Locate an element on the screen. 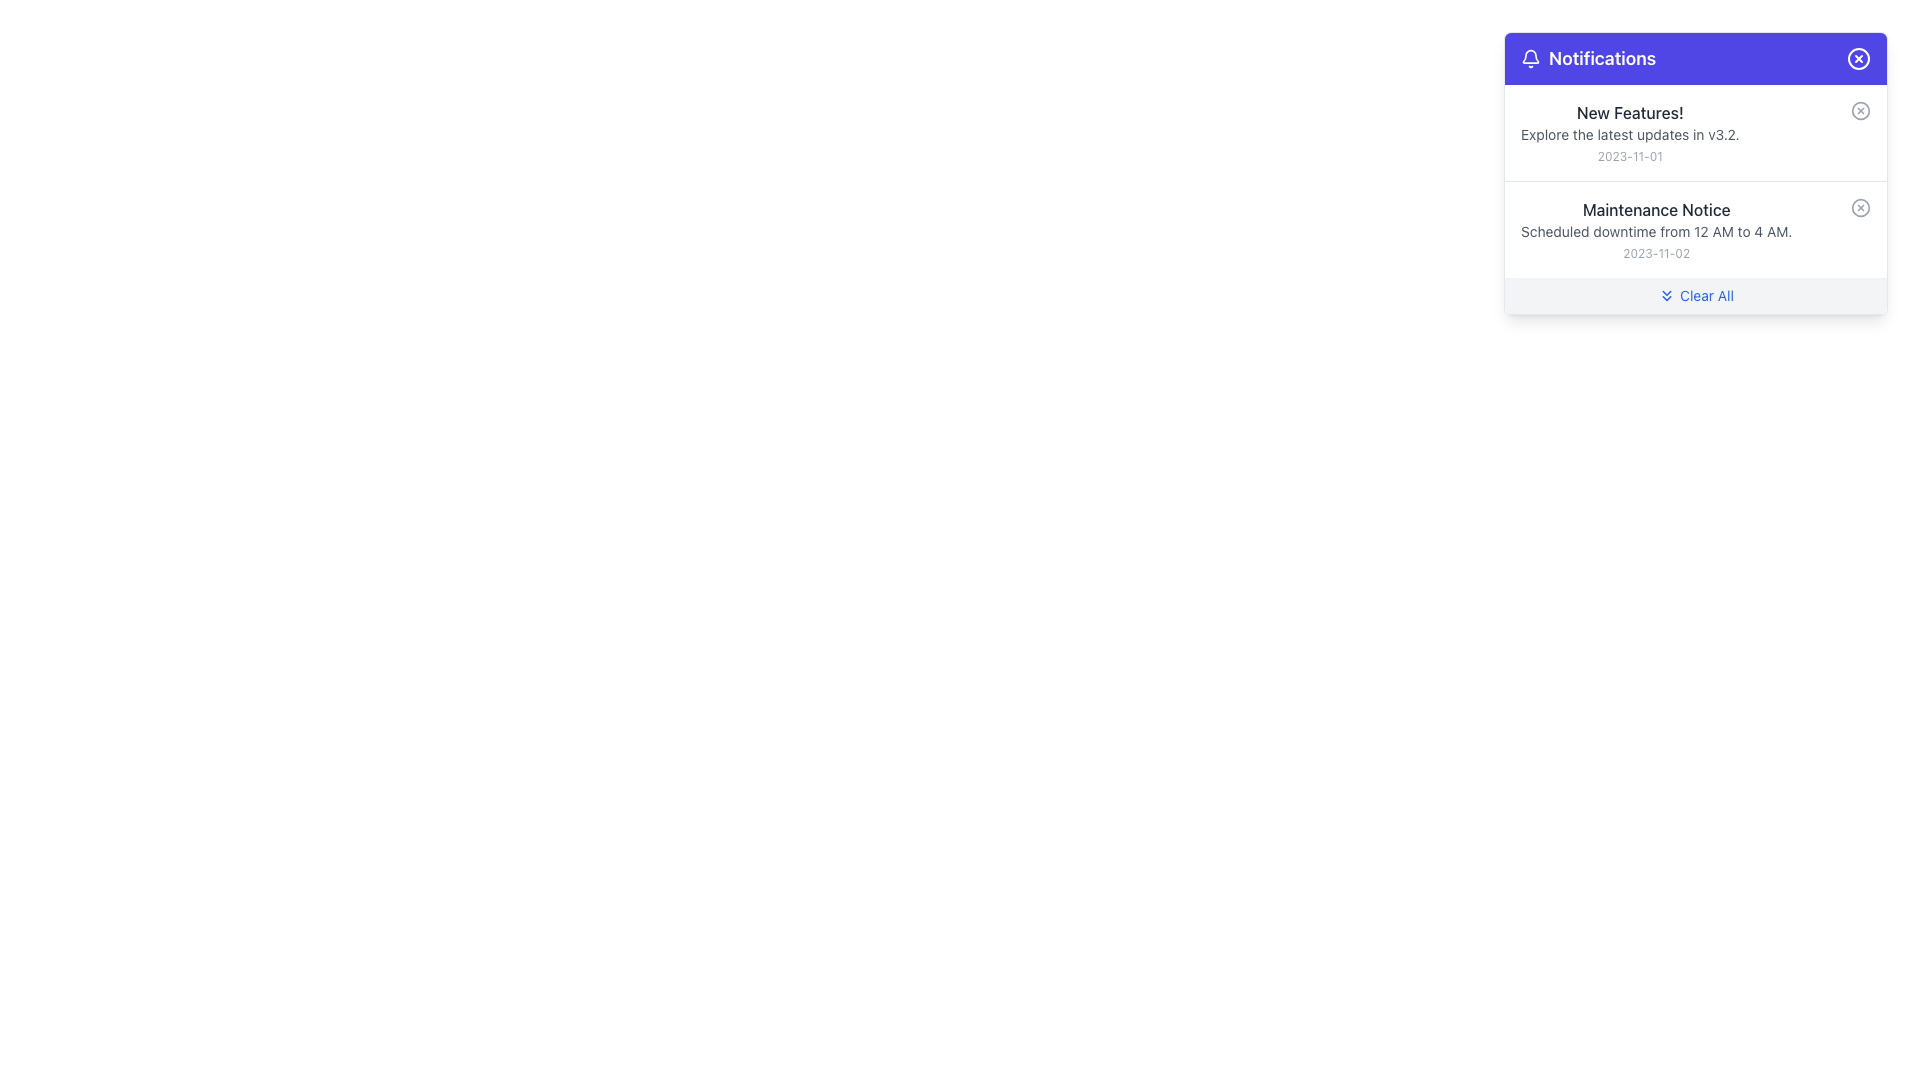 This screenshot has height=1080, width=1920. the downward chevrons icon located at the left end of the 'Clear All' text label in the notification panel is located at coordinates (1667, 296).